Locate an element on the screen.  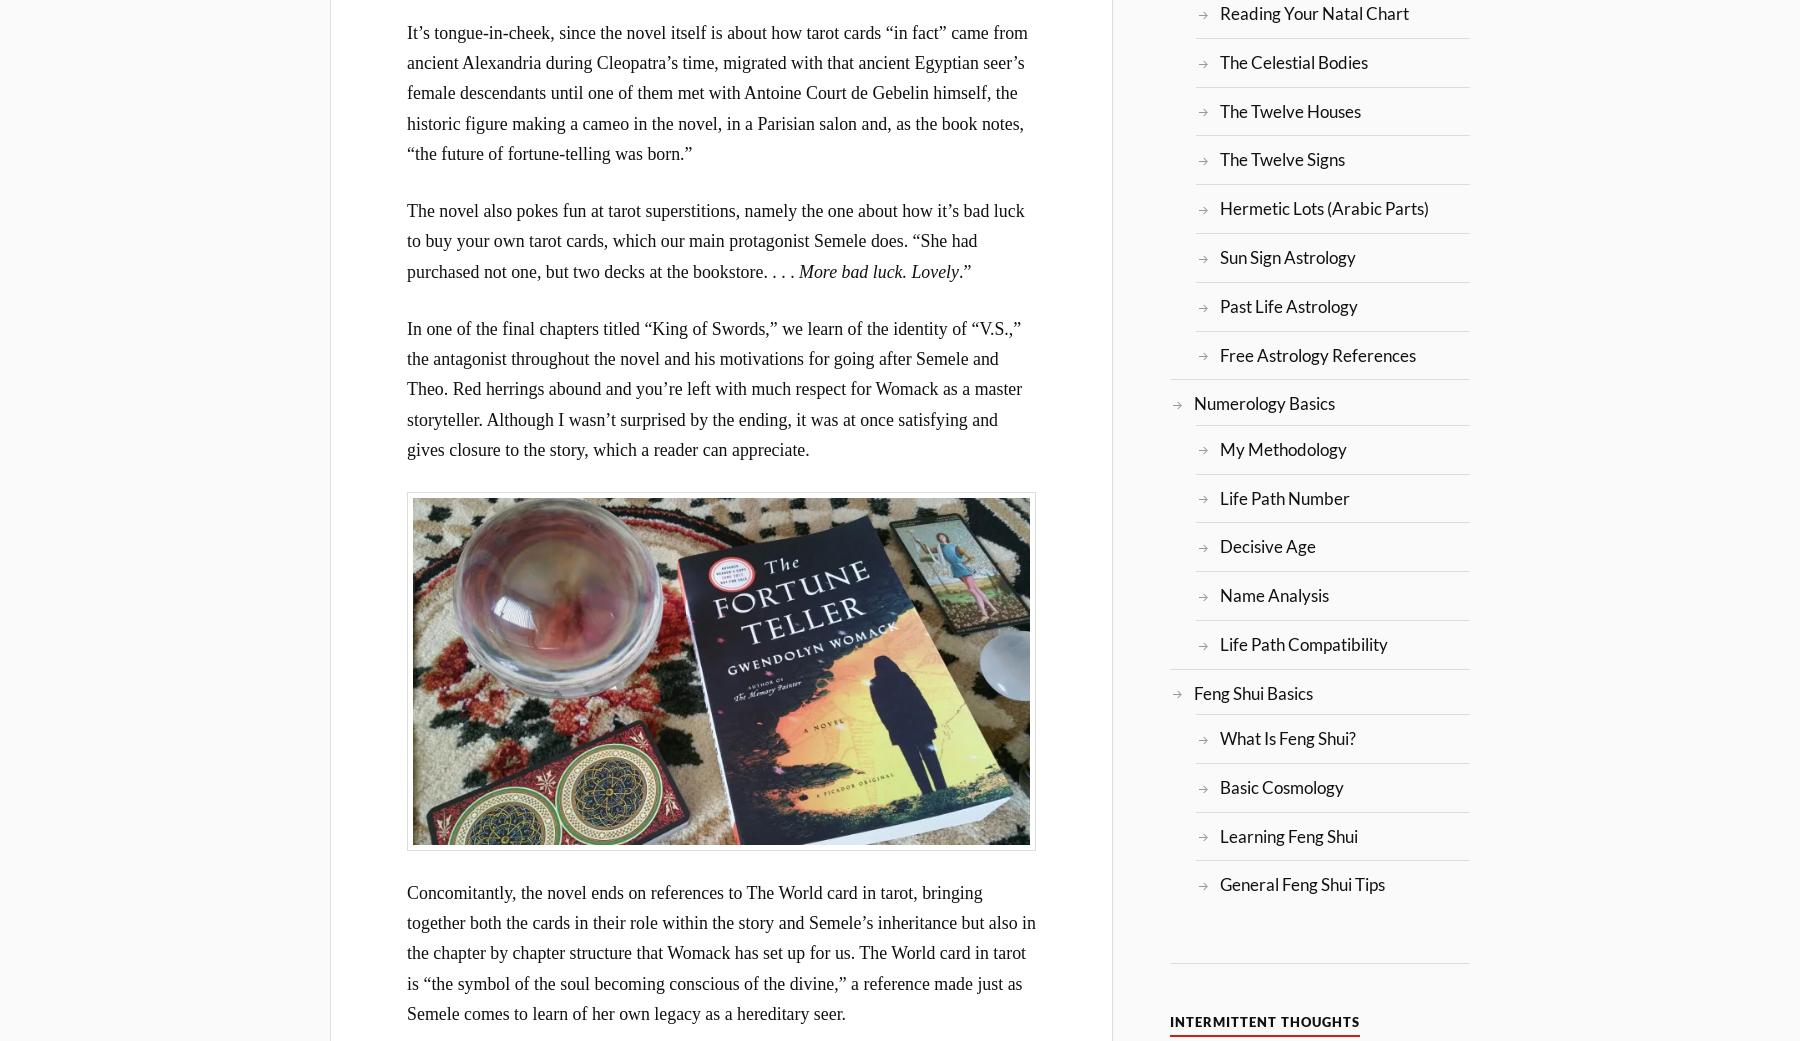
'The Twelve Houses' is located at coordinates (1217, 110).